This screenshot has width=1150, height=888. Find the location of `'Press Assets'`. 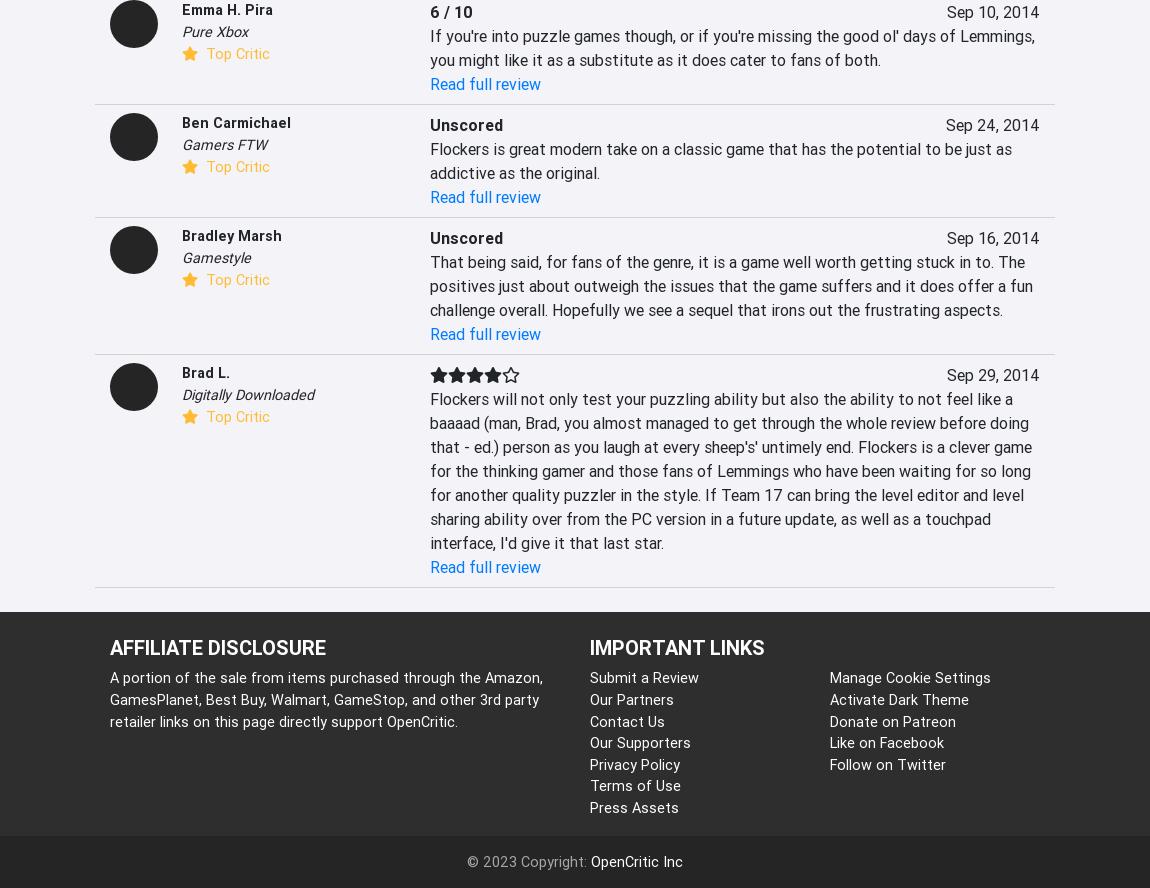

'Press Assets' is located at coordinates (633, 807).